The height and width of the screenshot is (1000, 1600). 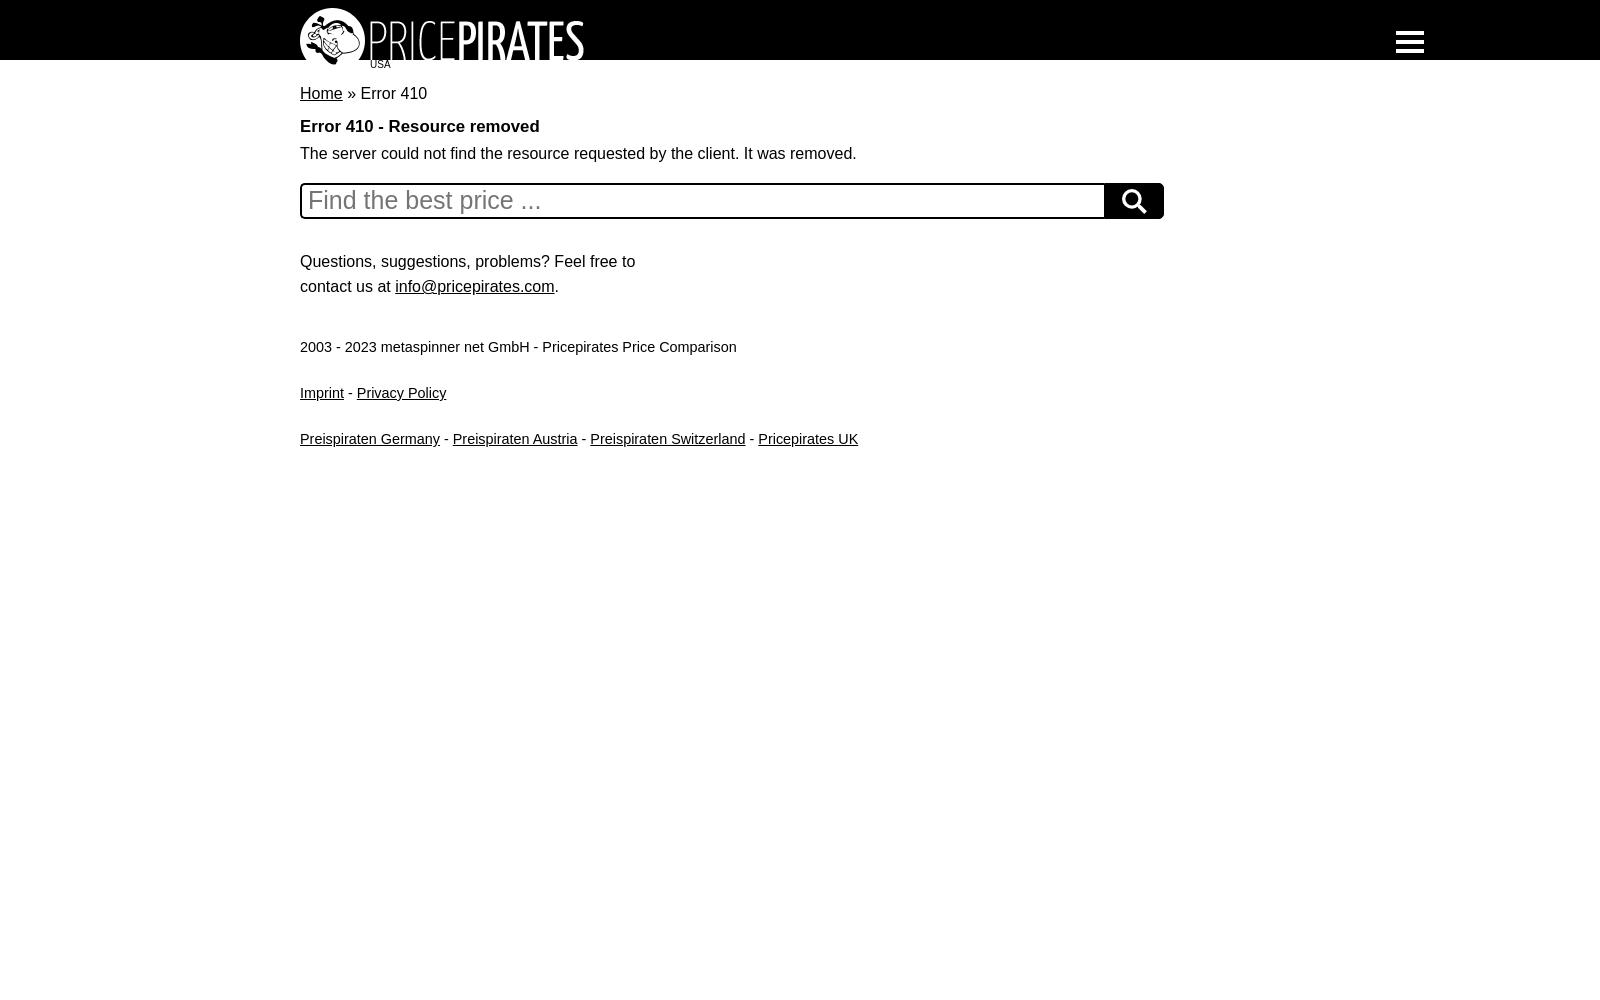 What do you see at coordinates (577, 153) in the screenshot?
I see `'The server could not find the resource requested by the client. It was removed.'` at bounding box center [577, 153].